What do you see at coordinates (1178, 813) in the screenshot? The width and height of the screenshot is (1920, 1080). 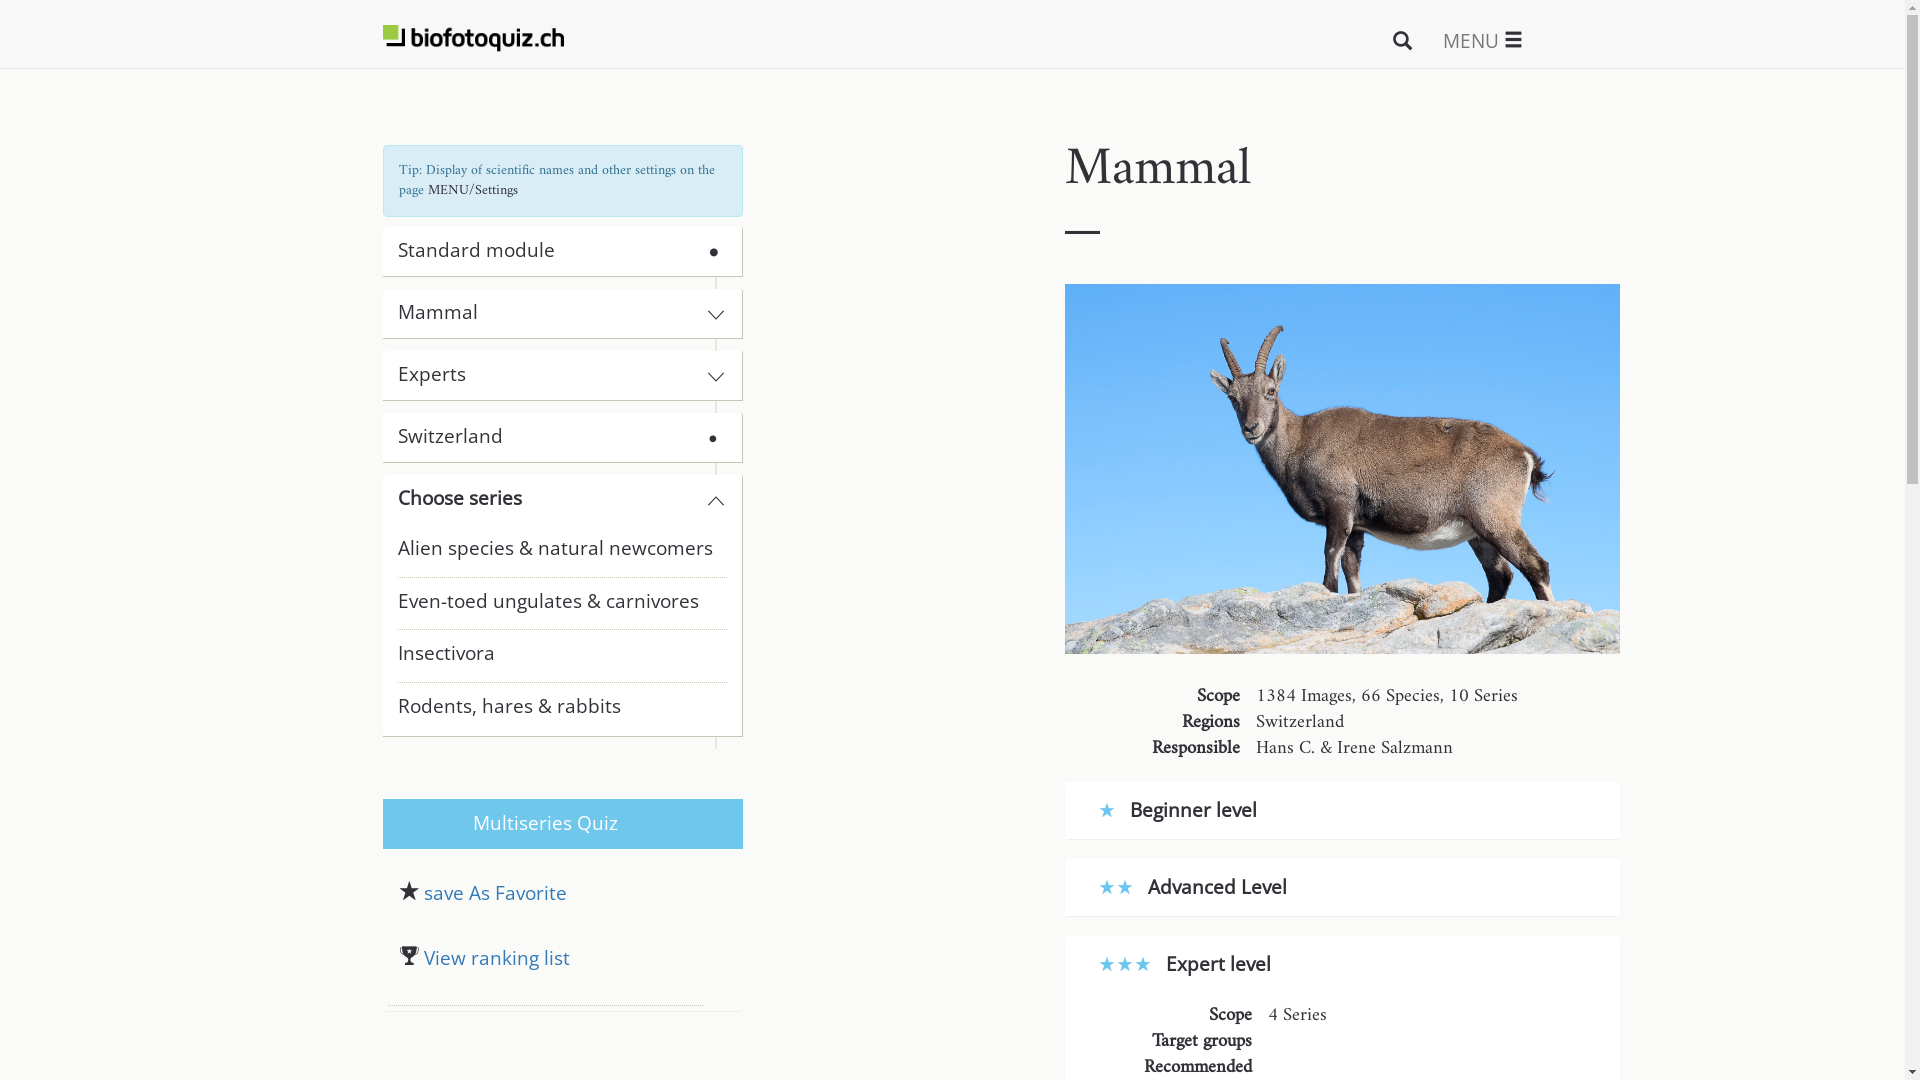 I see `'Beginner level'` at bounding box center [1178, 813].